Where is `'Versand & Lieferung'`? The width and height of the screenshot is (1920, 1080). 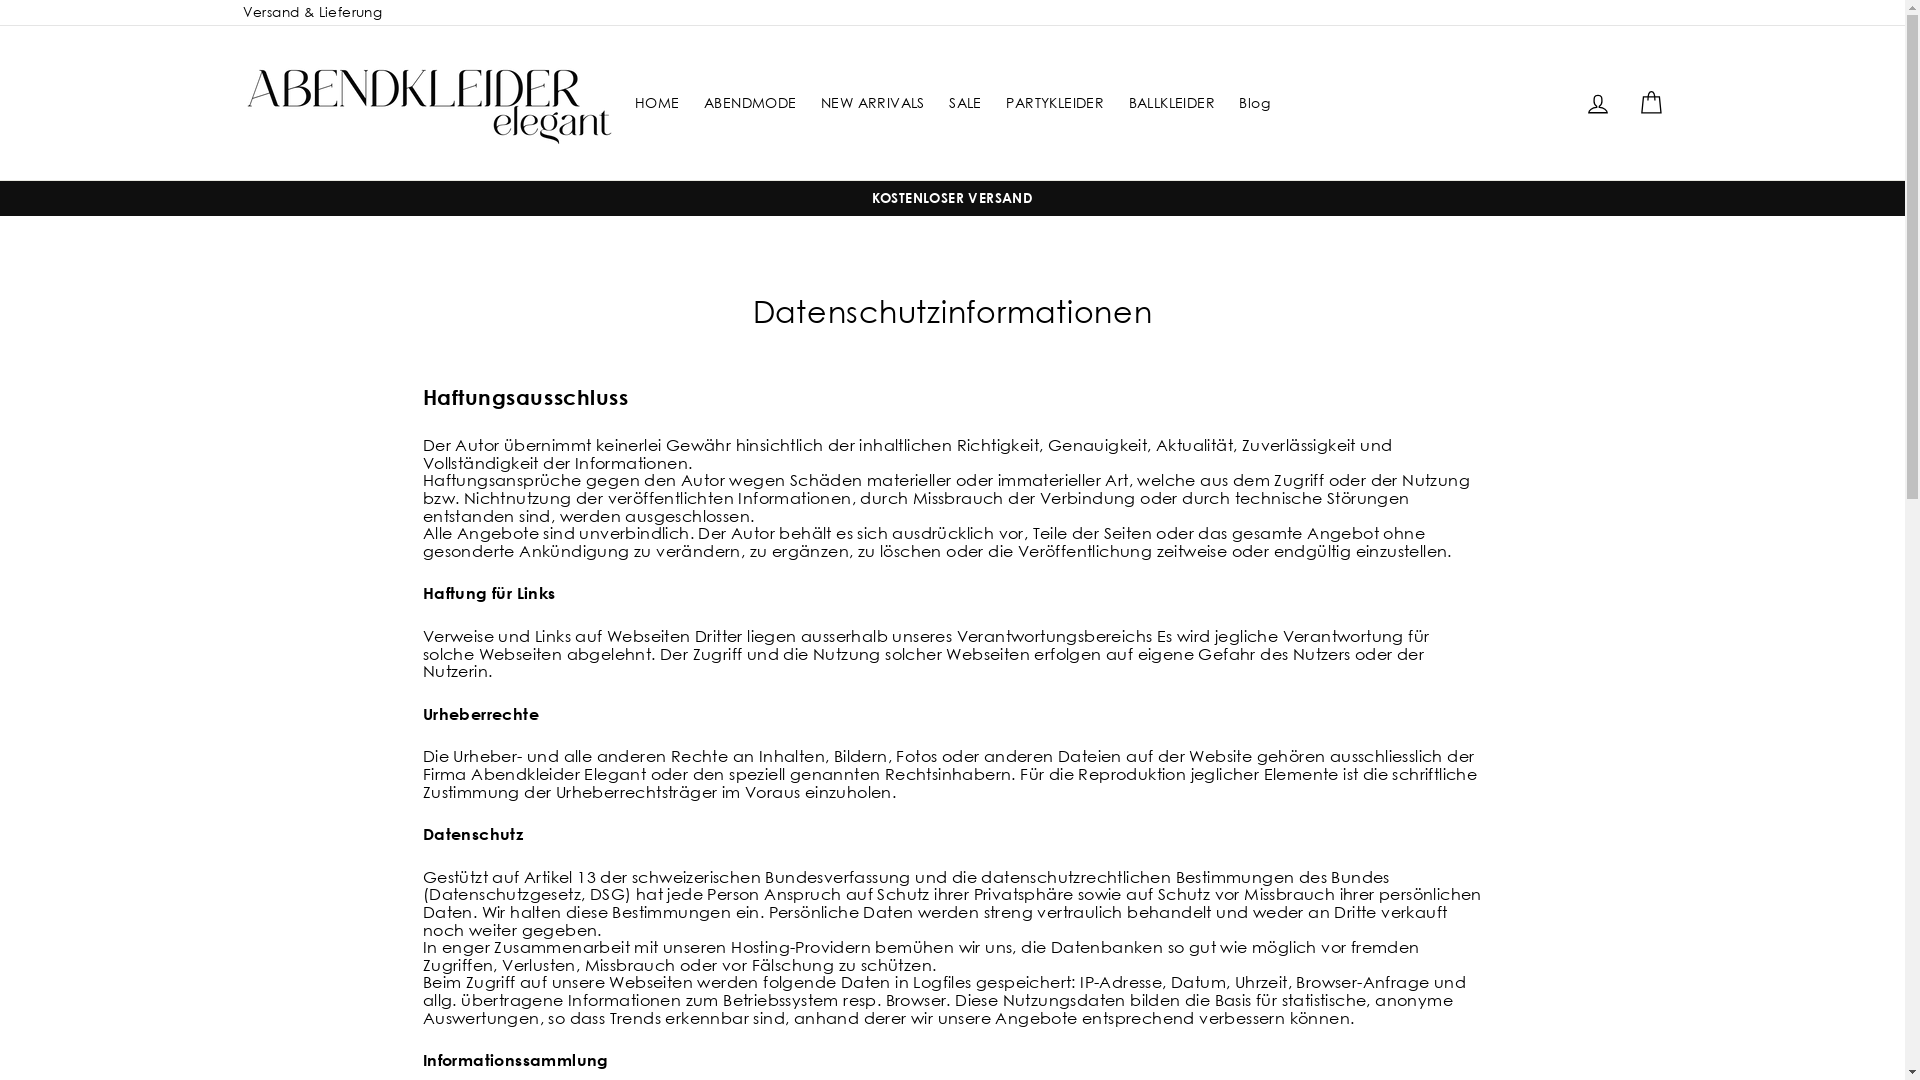 'Versand & Lieferung' is located at coordinates (231, 12).